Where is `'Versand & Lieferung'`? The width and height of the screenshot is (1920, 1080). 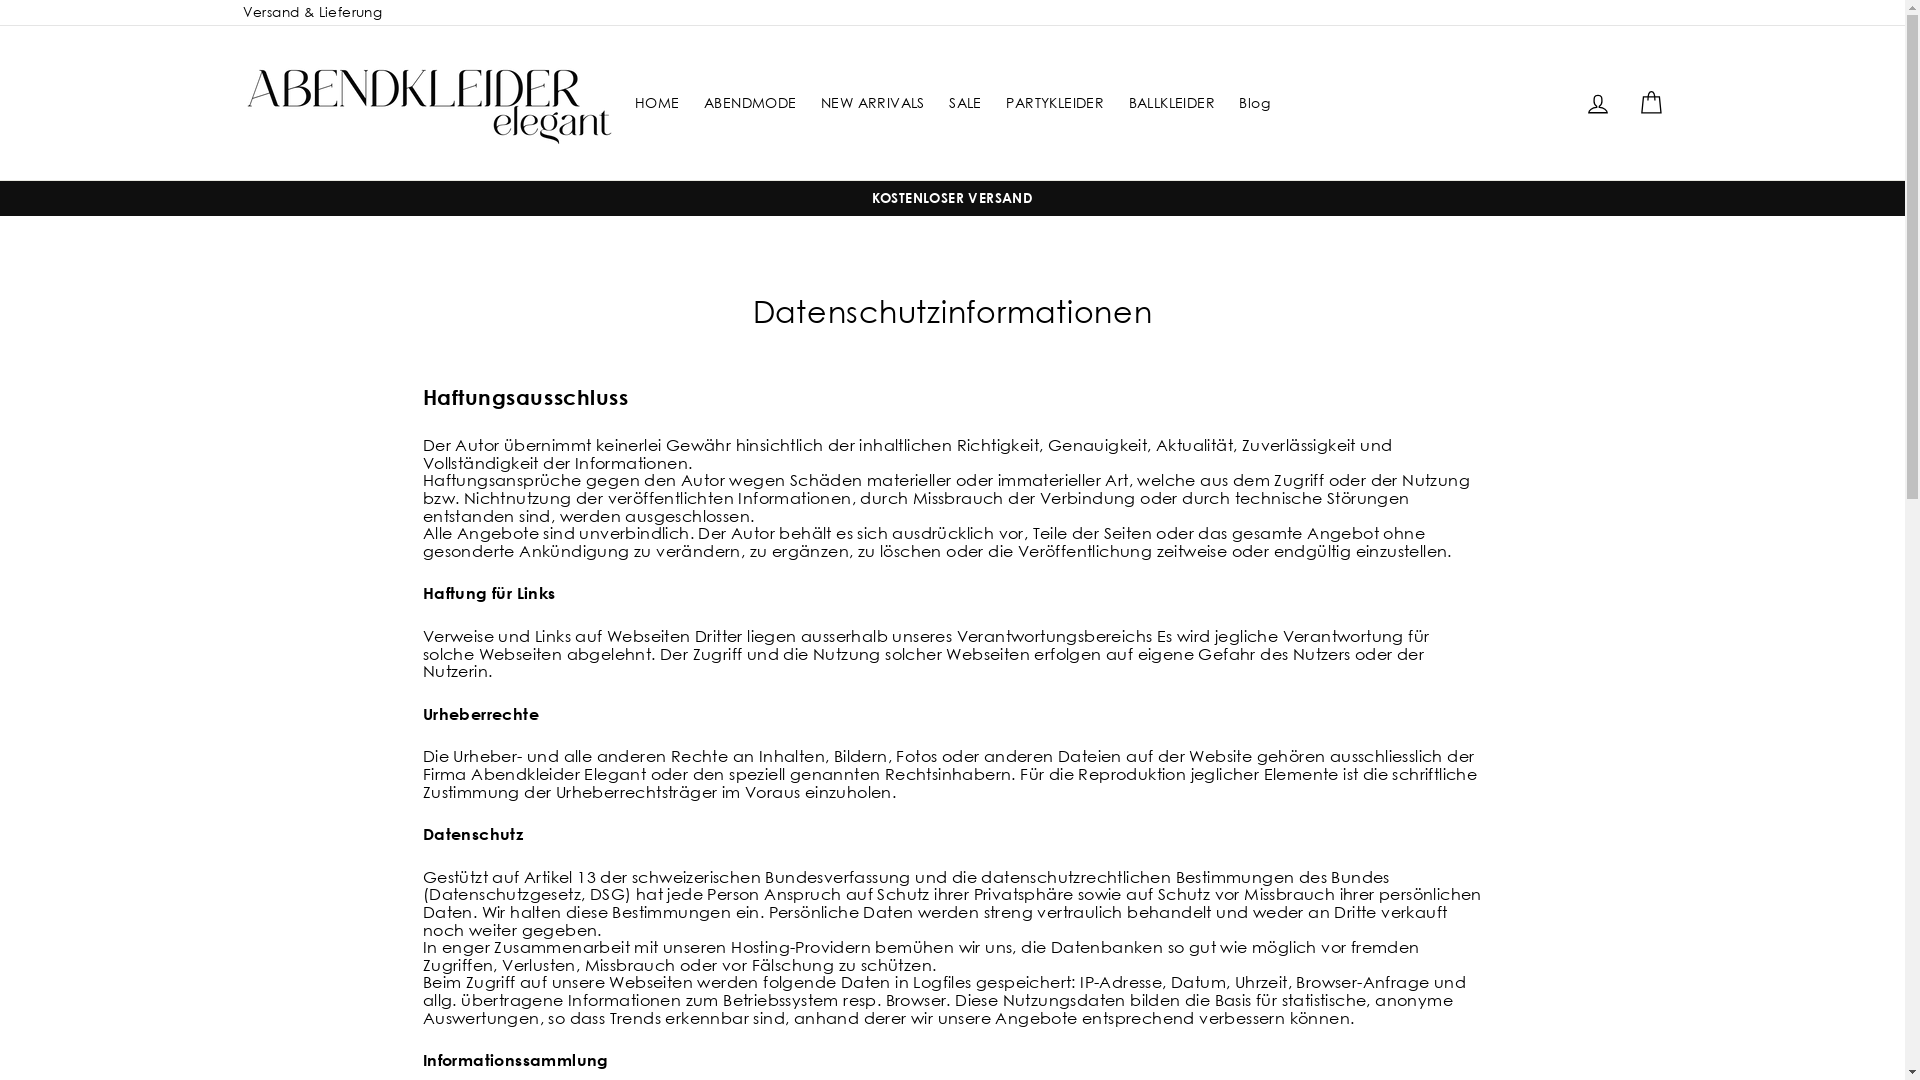 'Versand & Lieferung' is located at coordinates (231, 12).